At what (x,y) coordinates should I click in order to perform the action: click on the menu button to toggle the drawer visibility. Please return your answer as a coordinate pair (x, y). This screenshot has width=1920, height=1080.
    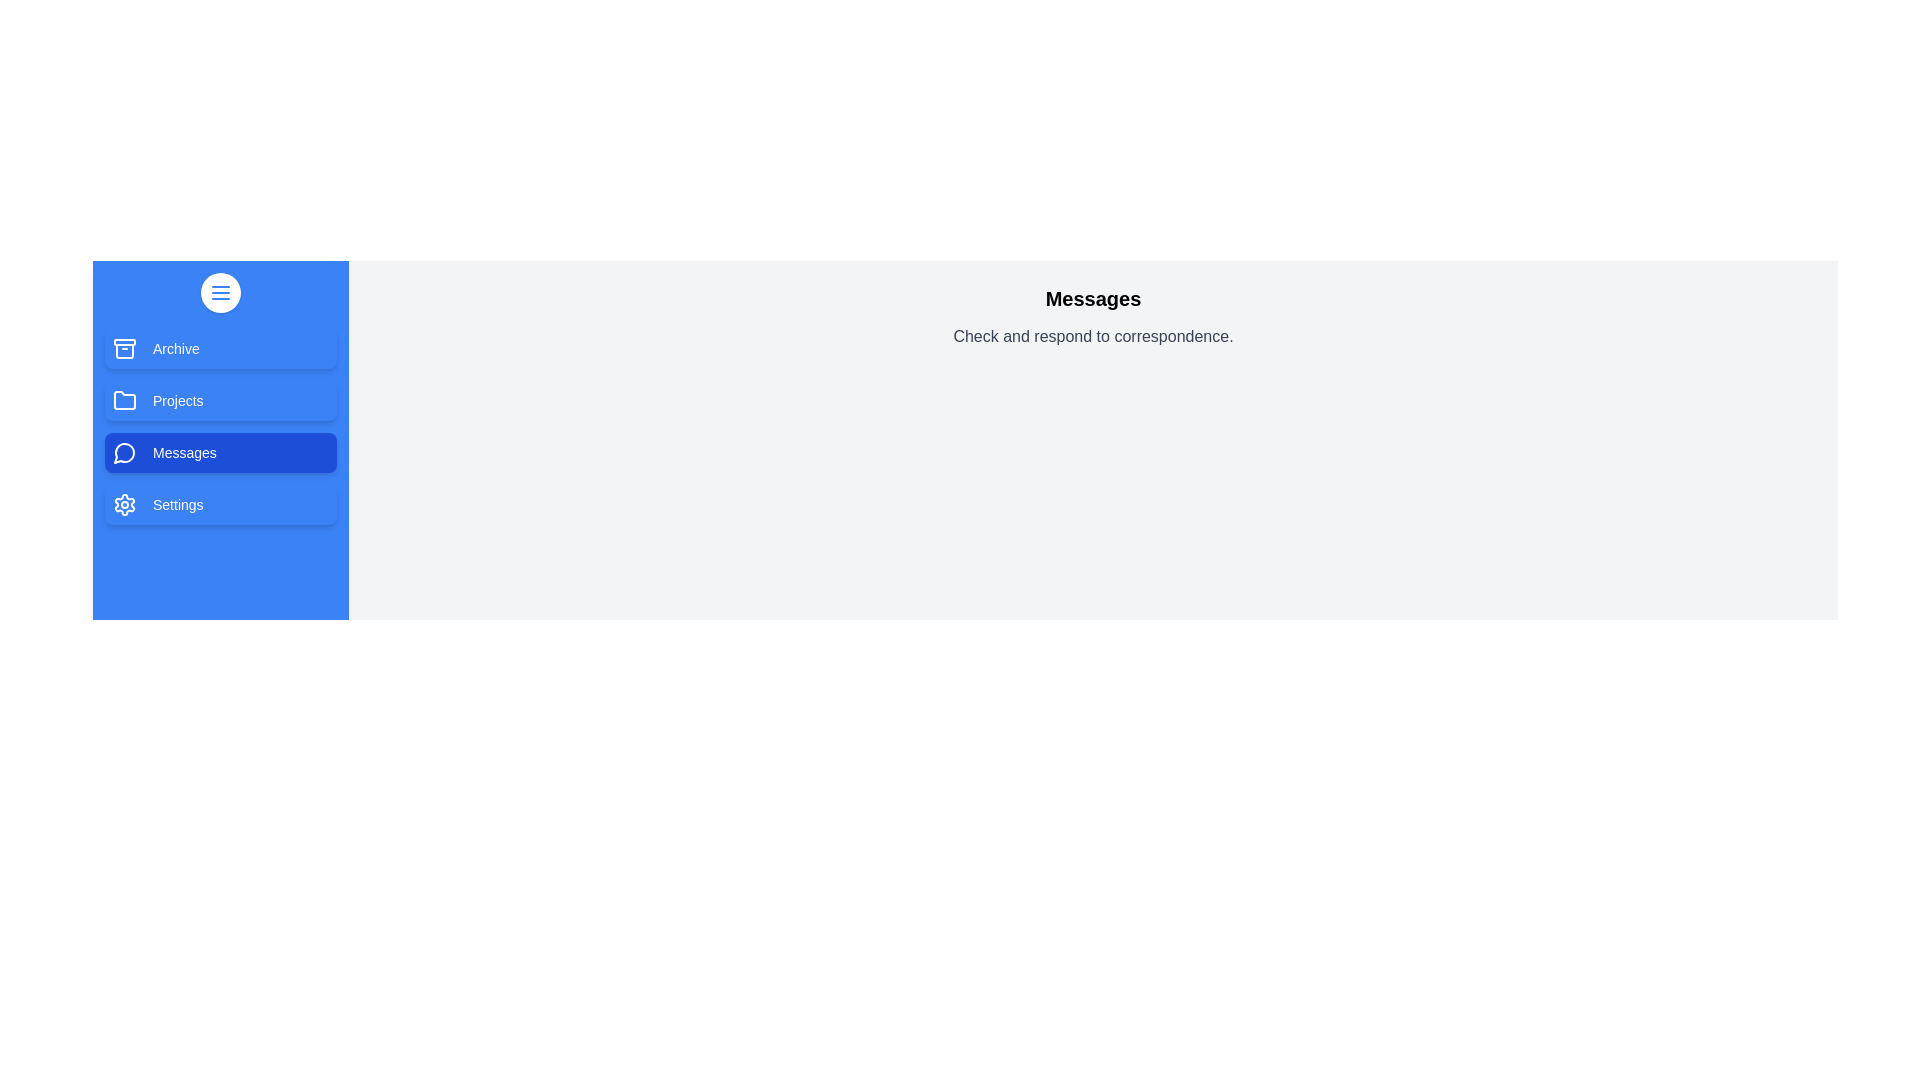
    Looking at the image, I should click on (220, 293).